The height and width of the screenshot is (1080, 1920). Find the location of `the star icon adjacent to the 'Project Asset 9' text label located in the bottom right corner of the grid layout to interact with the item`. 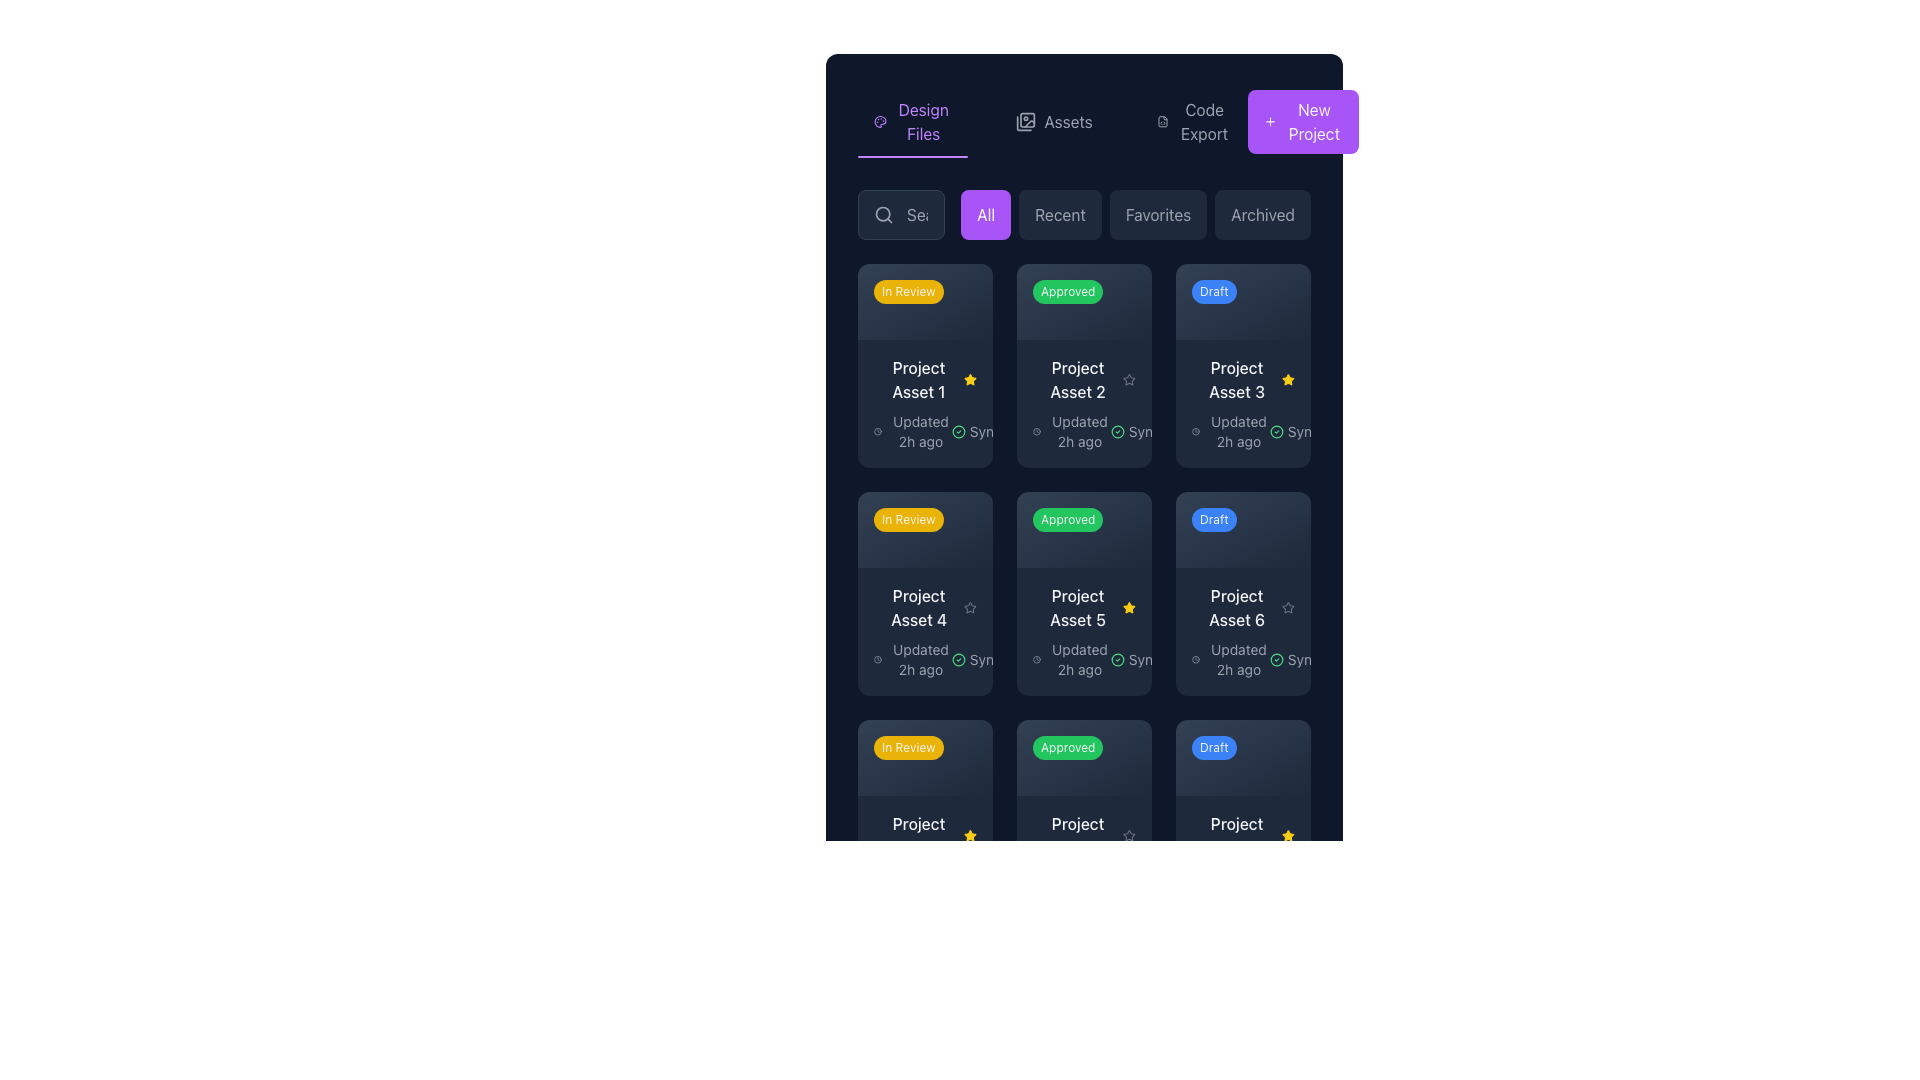

the star icon adjacent to the 'Project Asset 9' text label located in the bottom right corner of the grid layout to interact with the item is located at coordinates (1242, 835).